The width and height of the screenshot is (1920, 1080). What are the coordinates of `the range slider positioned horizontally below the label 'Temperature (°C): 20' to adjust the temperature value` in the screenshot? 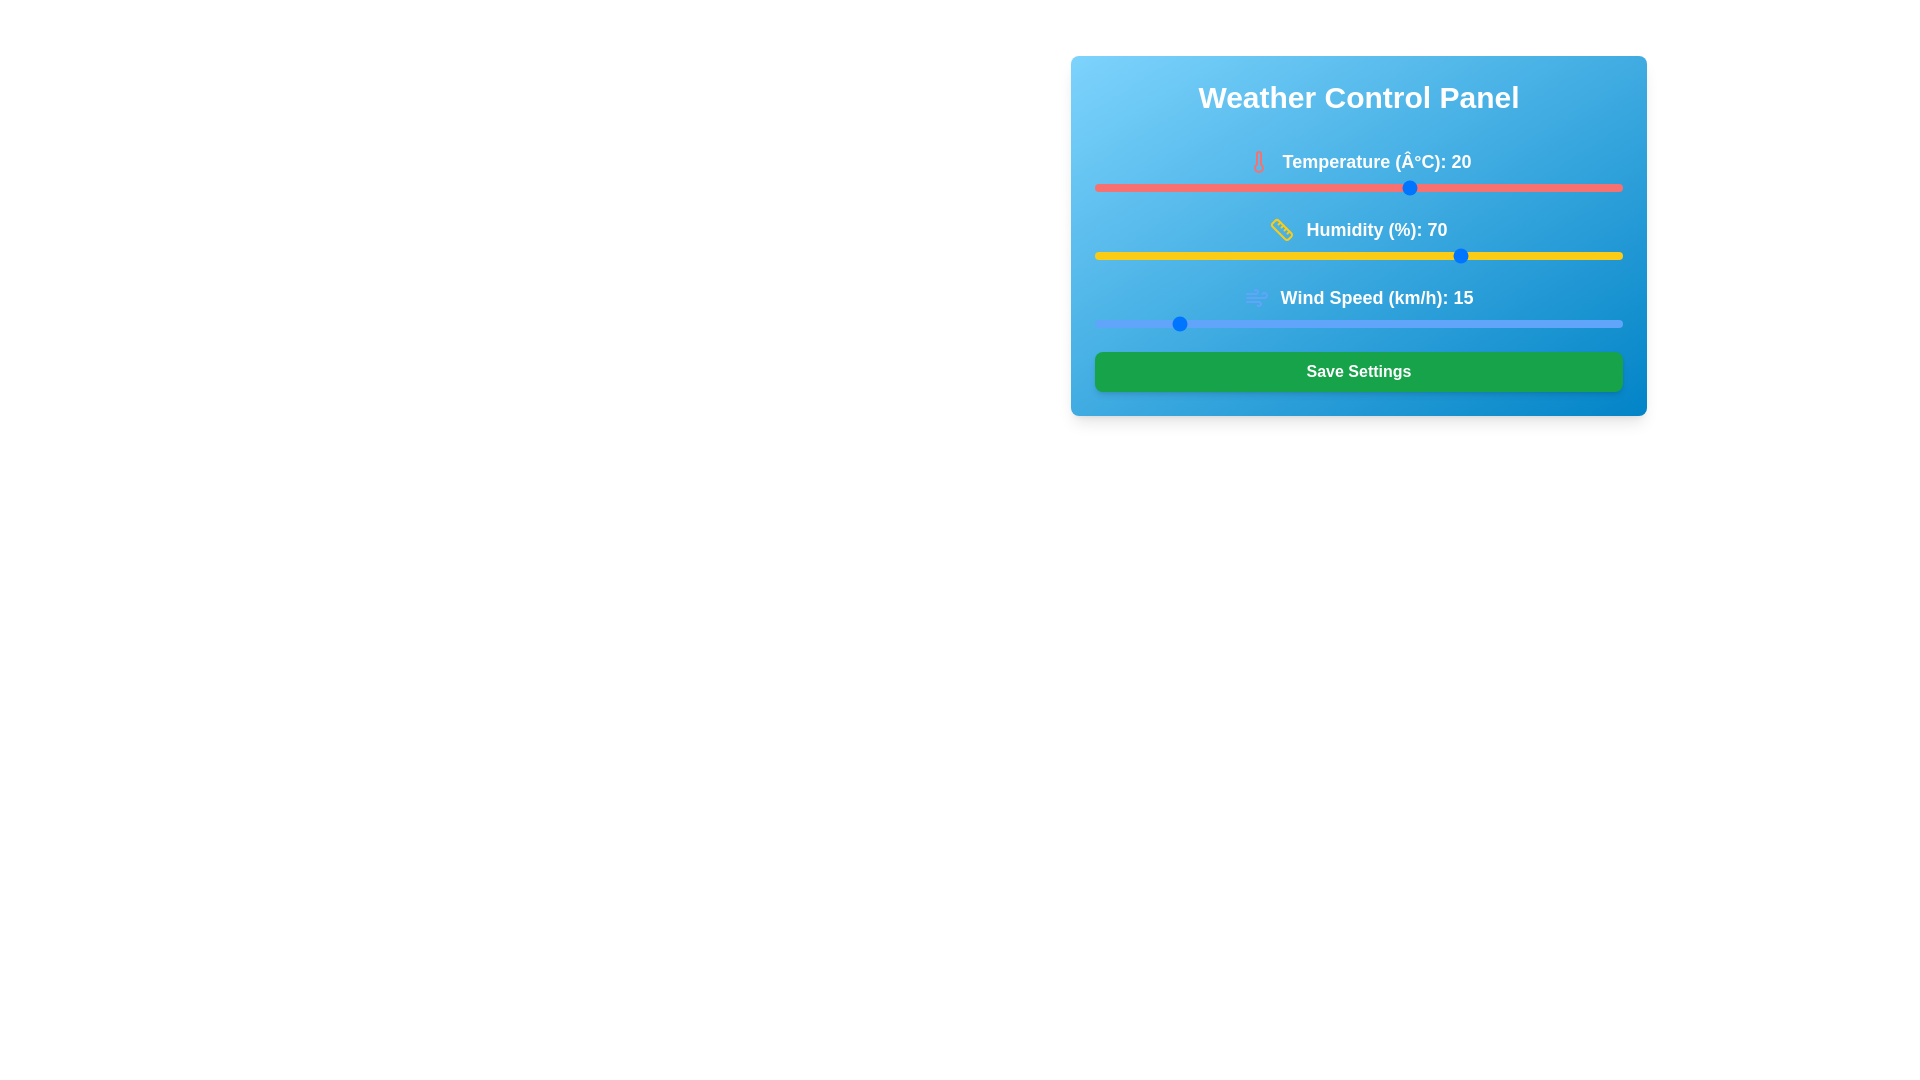 It's located at (1358, 188).